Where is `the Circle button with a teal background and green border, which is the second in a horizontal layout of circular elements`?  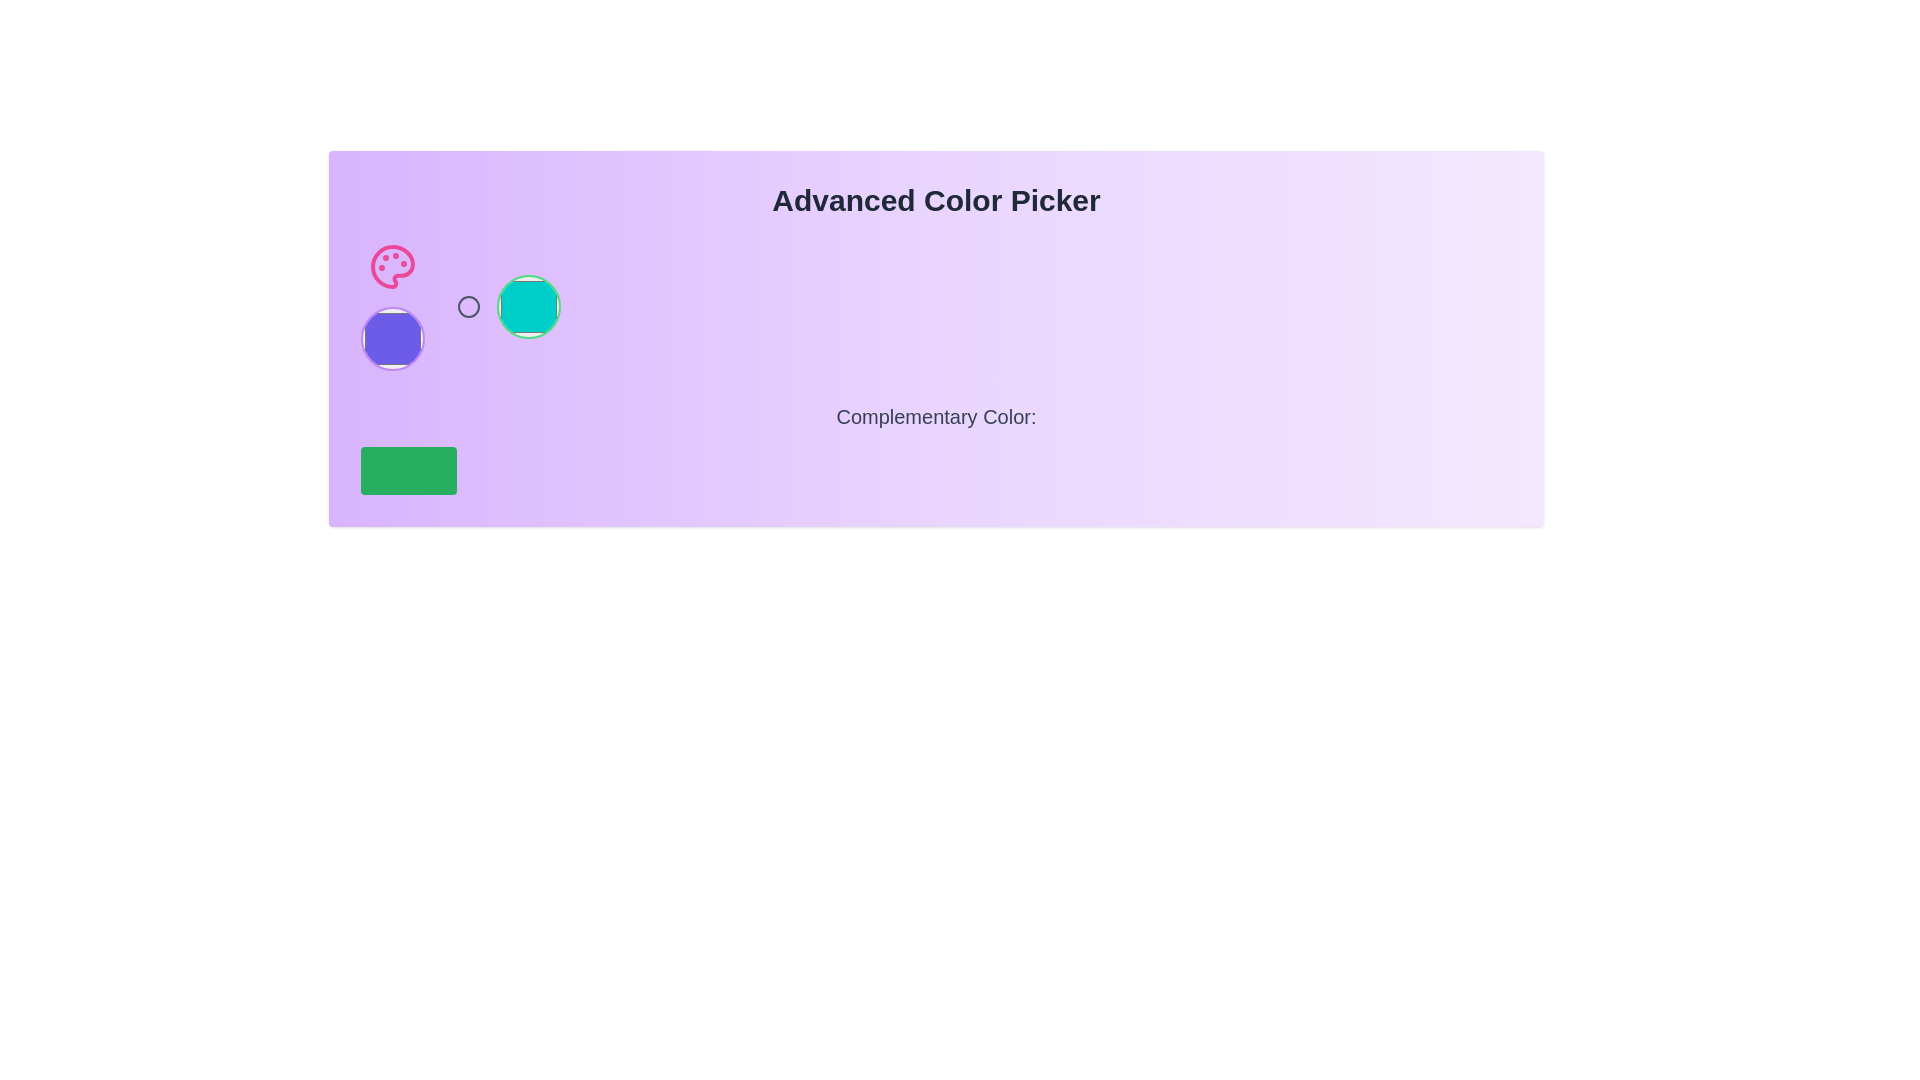
the Circle button with a teal background and green border, which is the second in a horizontal layout of circular elements is located at coordinates (508, 307).